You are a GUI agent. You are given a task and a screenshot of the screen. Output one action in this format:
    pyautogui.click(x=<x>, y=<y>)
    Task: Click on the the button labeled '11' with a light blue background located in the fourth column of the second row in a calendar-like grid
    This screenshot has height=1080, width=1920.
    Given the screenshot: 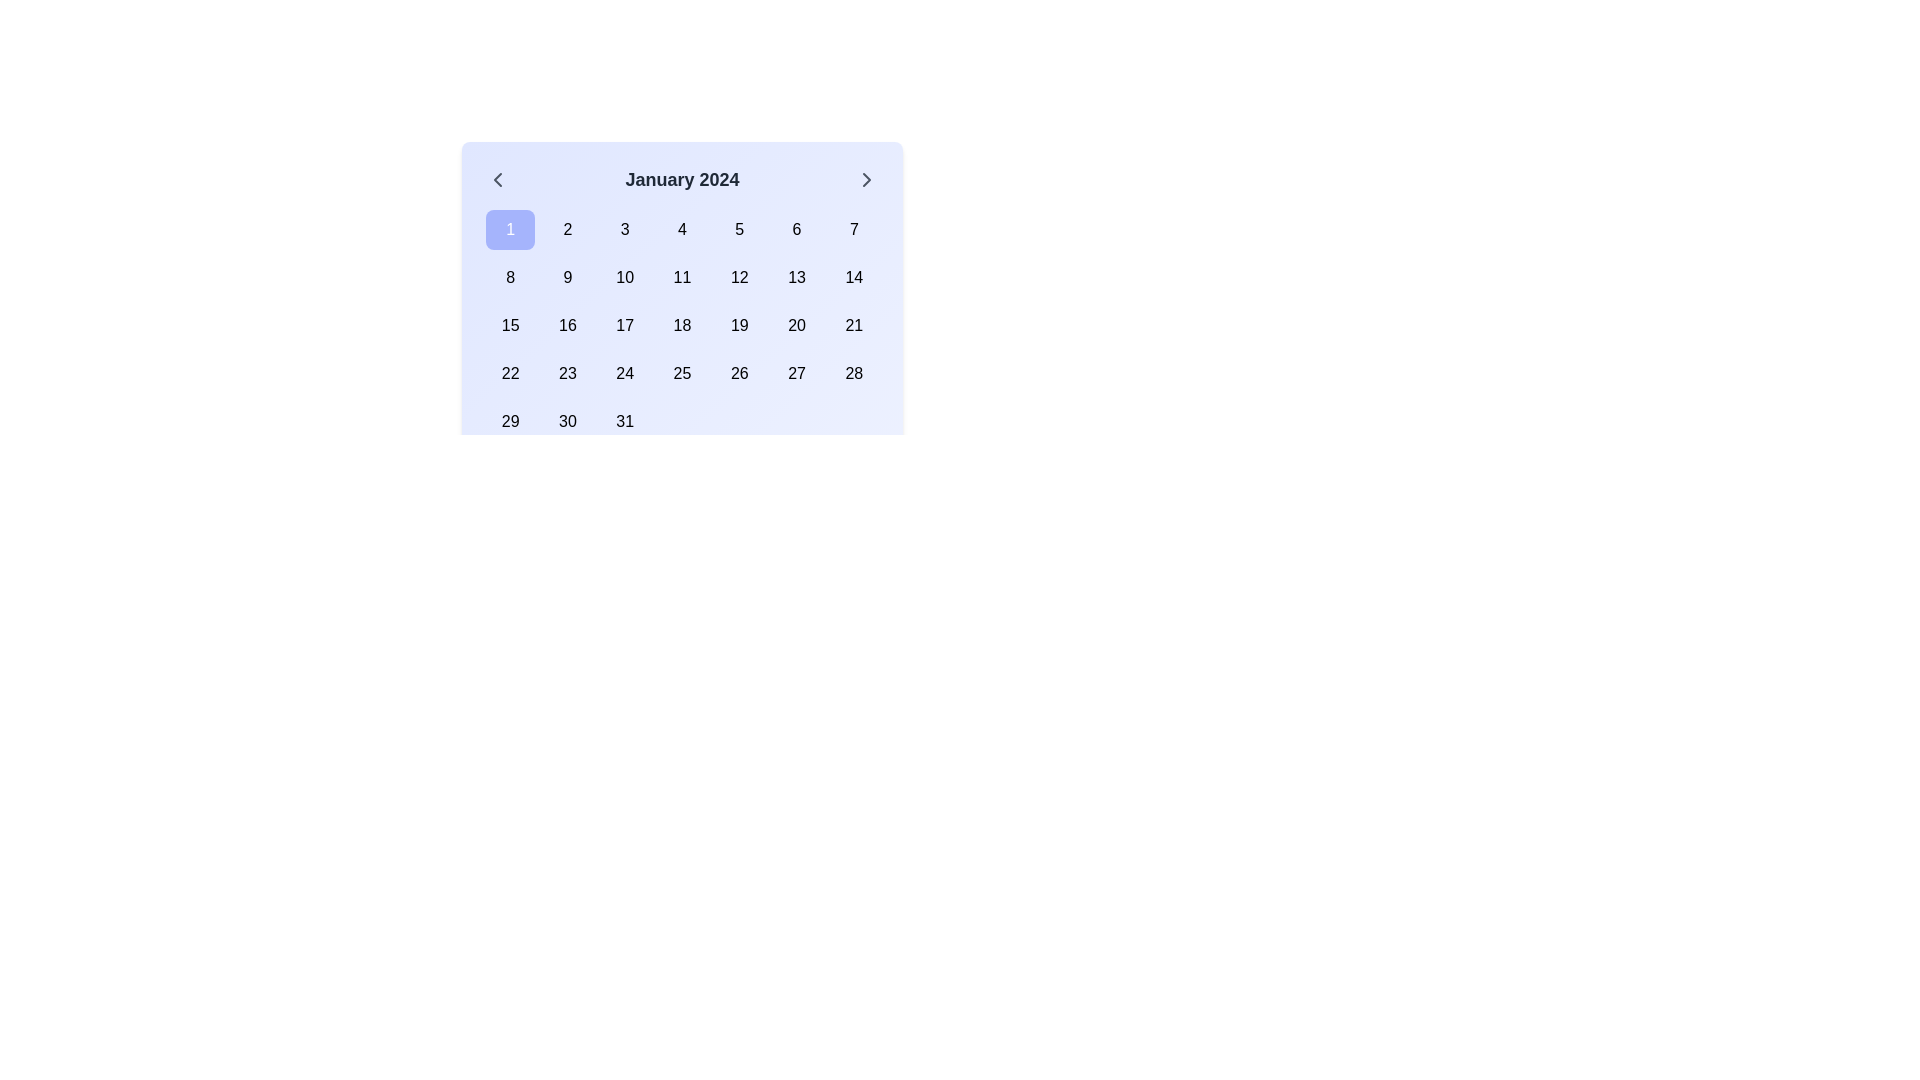 What is the action you would take?
    pyautogui.click(x=682, y=277)
    